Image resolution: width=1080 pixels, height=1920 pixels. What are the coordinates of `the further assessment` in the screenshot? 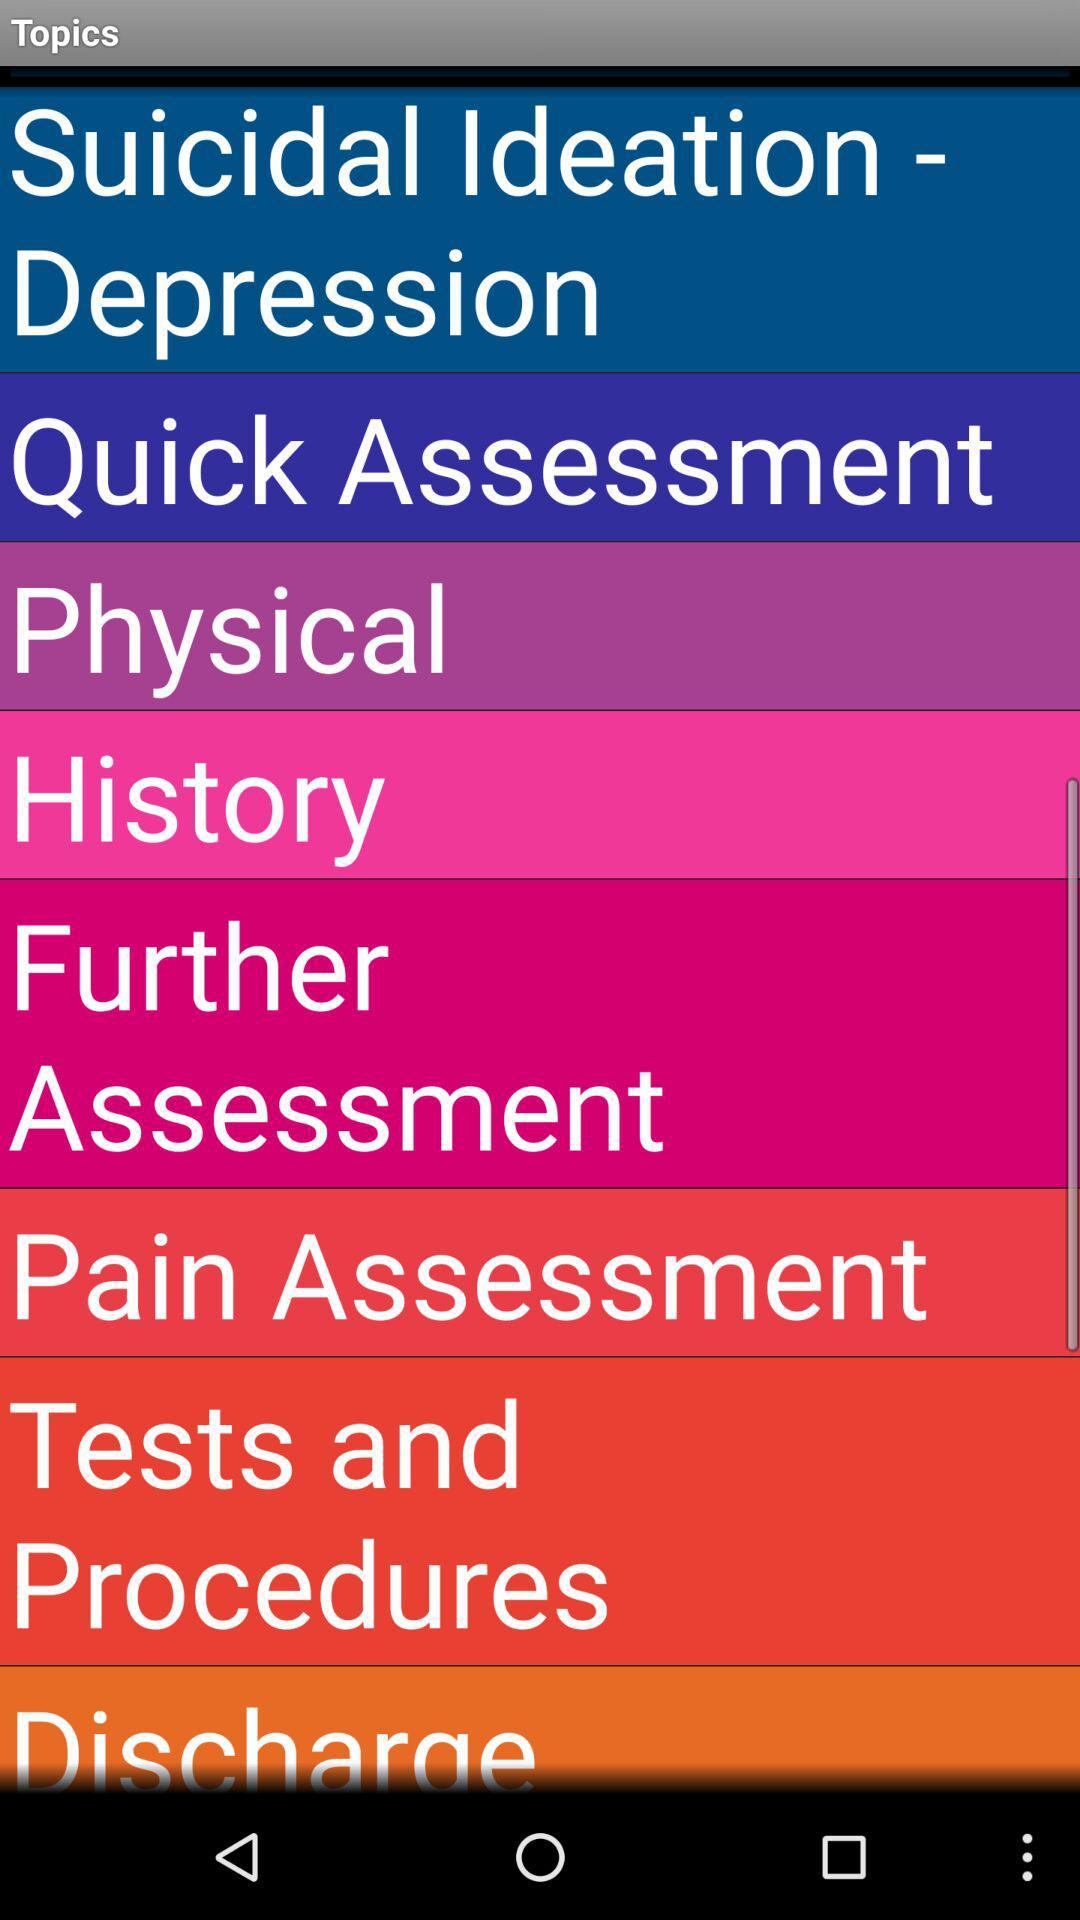 It's located at (540, 1033).